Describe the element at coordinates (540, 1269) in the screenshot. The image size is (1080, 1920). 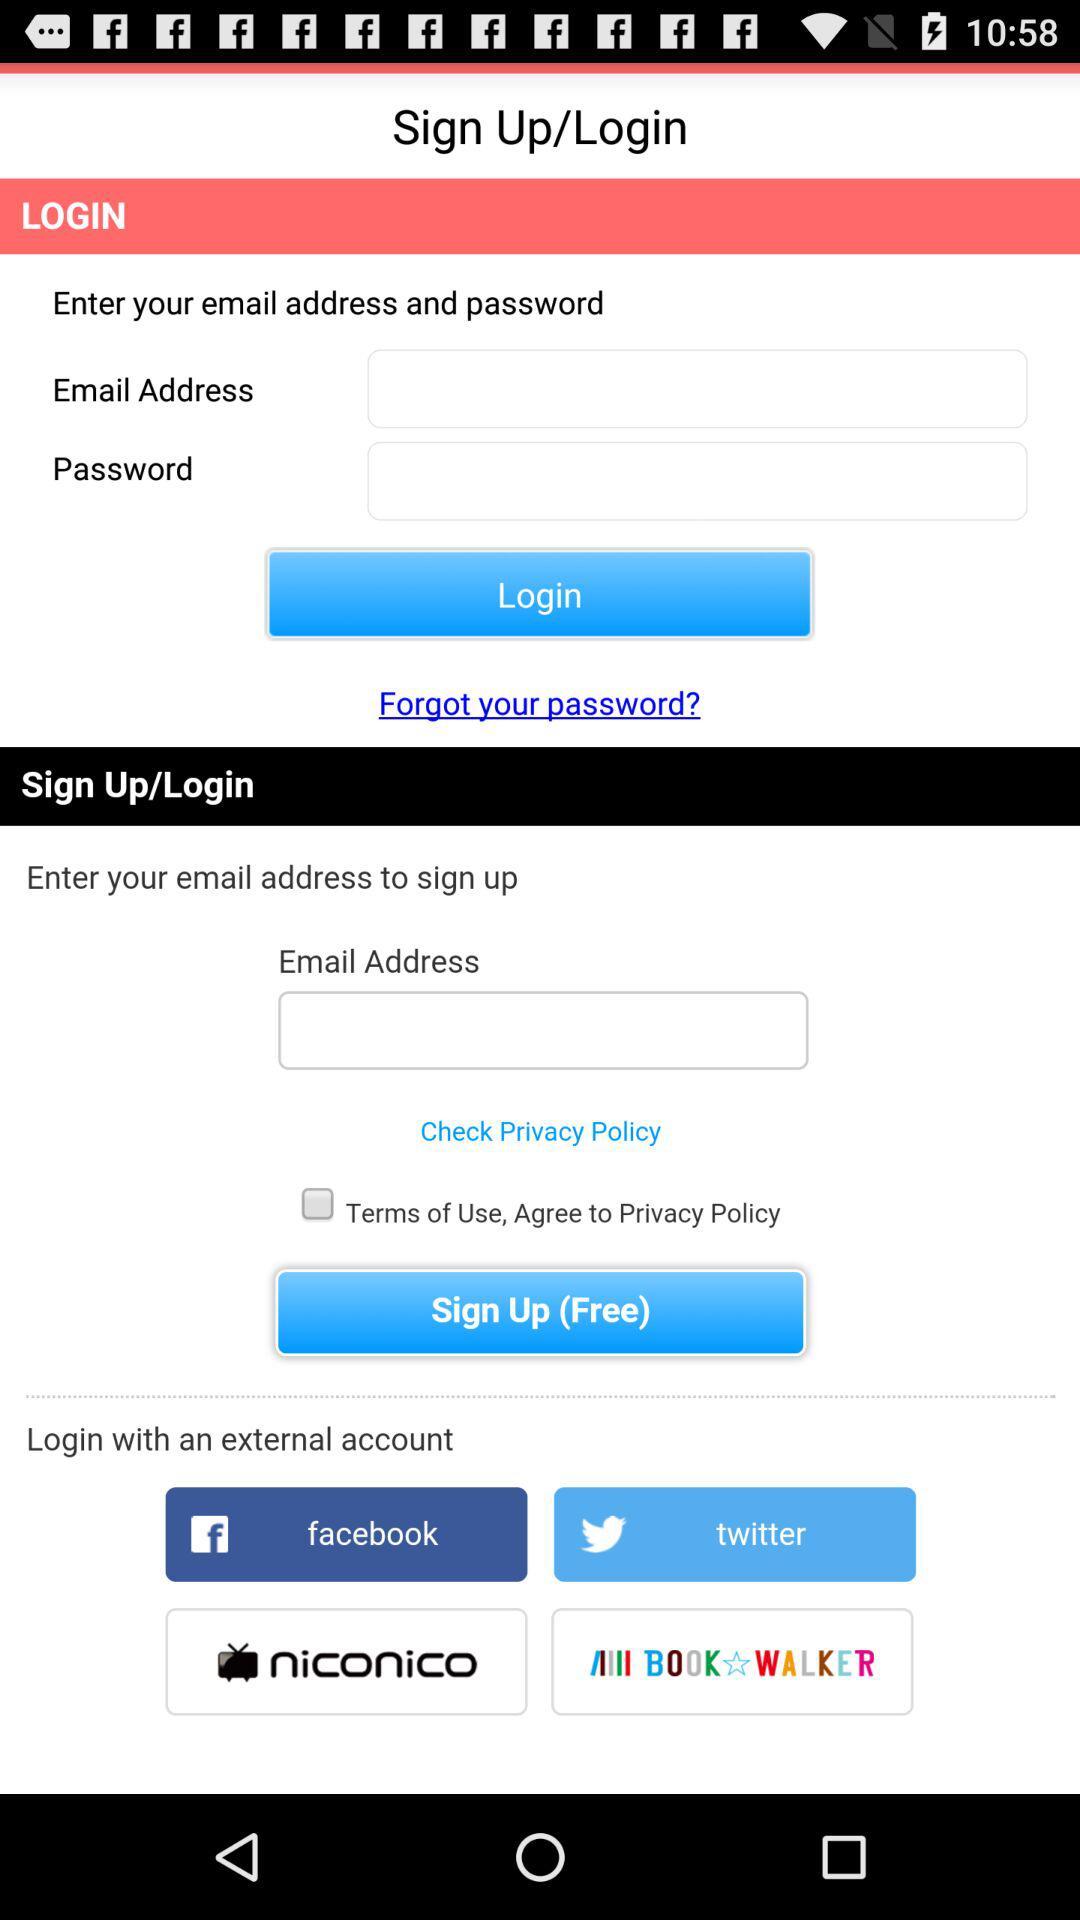
I see `sign up/login page` at that location.